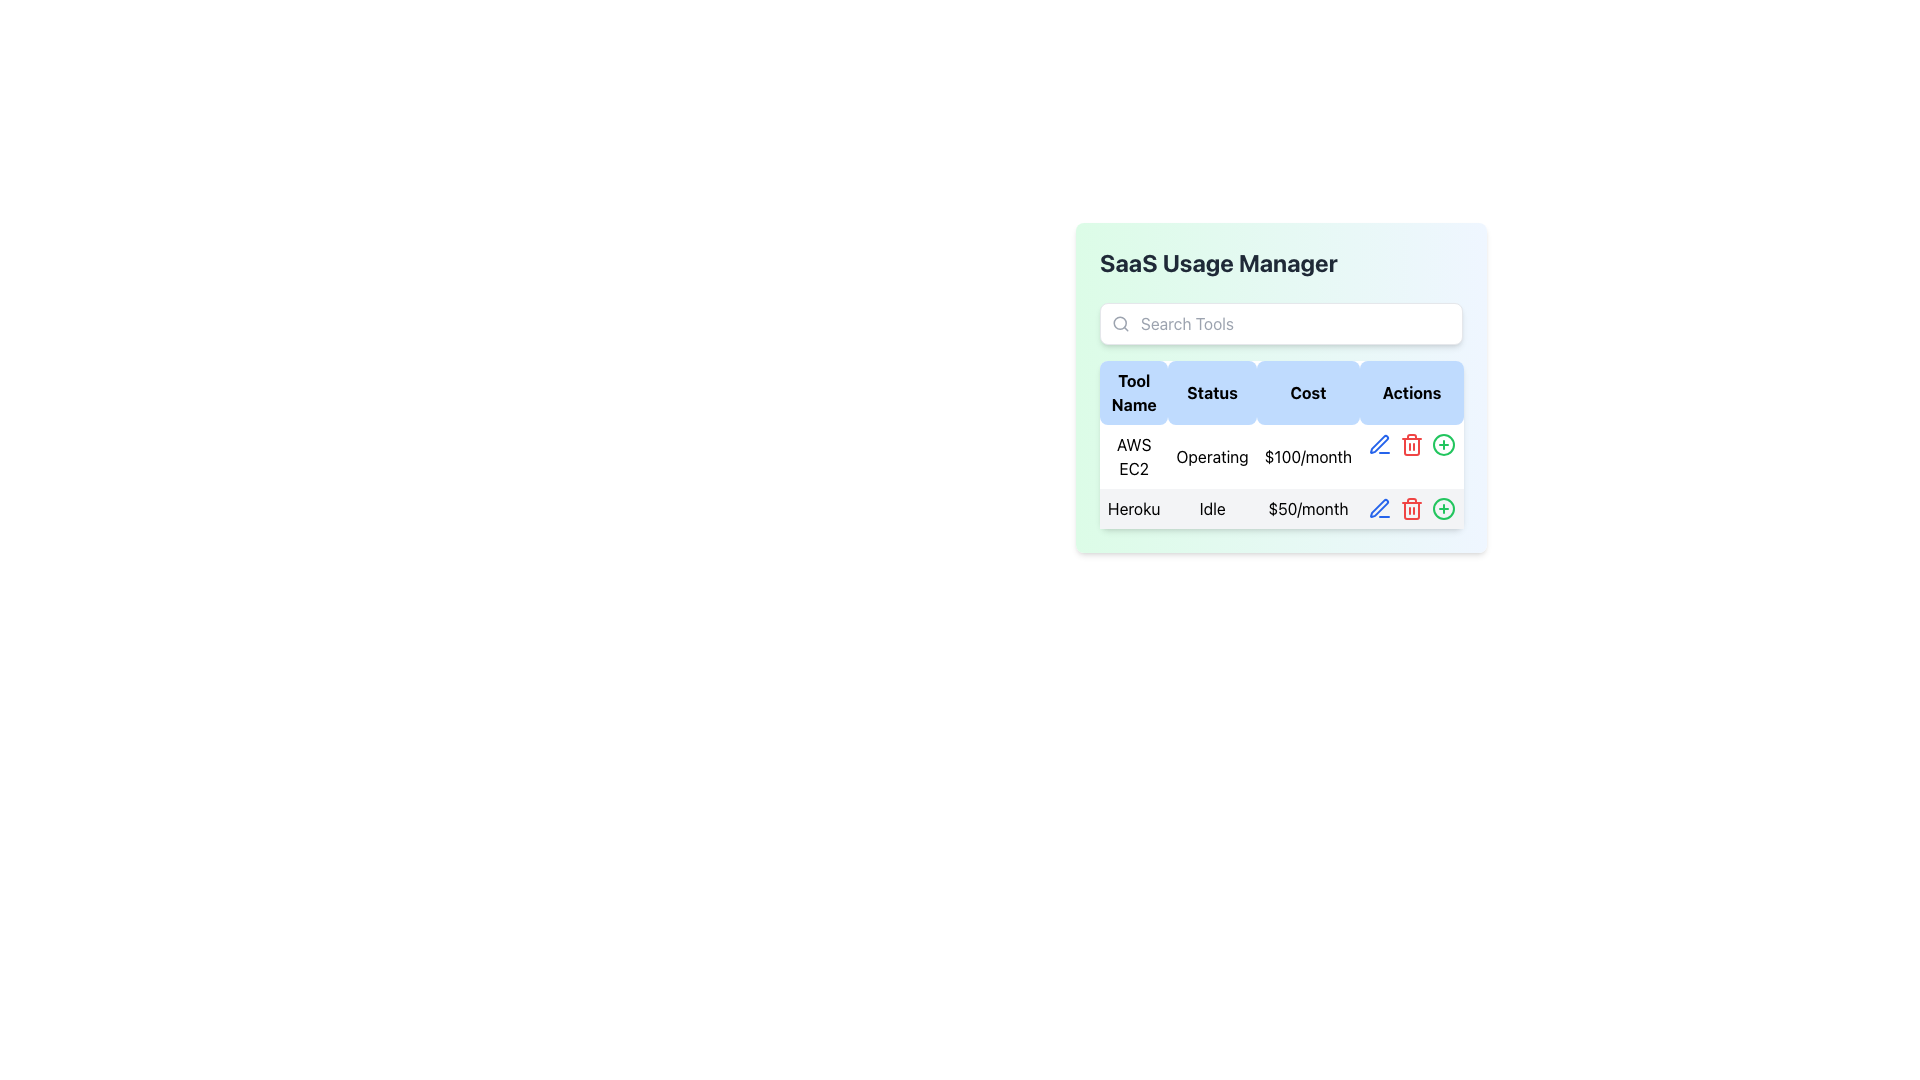 The height and width of the screenshot is (1080, 1920). I want to click on the blue pen icon button located in the 'Actions' column of the second row of the table, so click(1379, 443).